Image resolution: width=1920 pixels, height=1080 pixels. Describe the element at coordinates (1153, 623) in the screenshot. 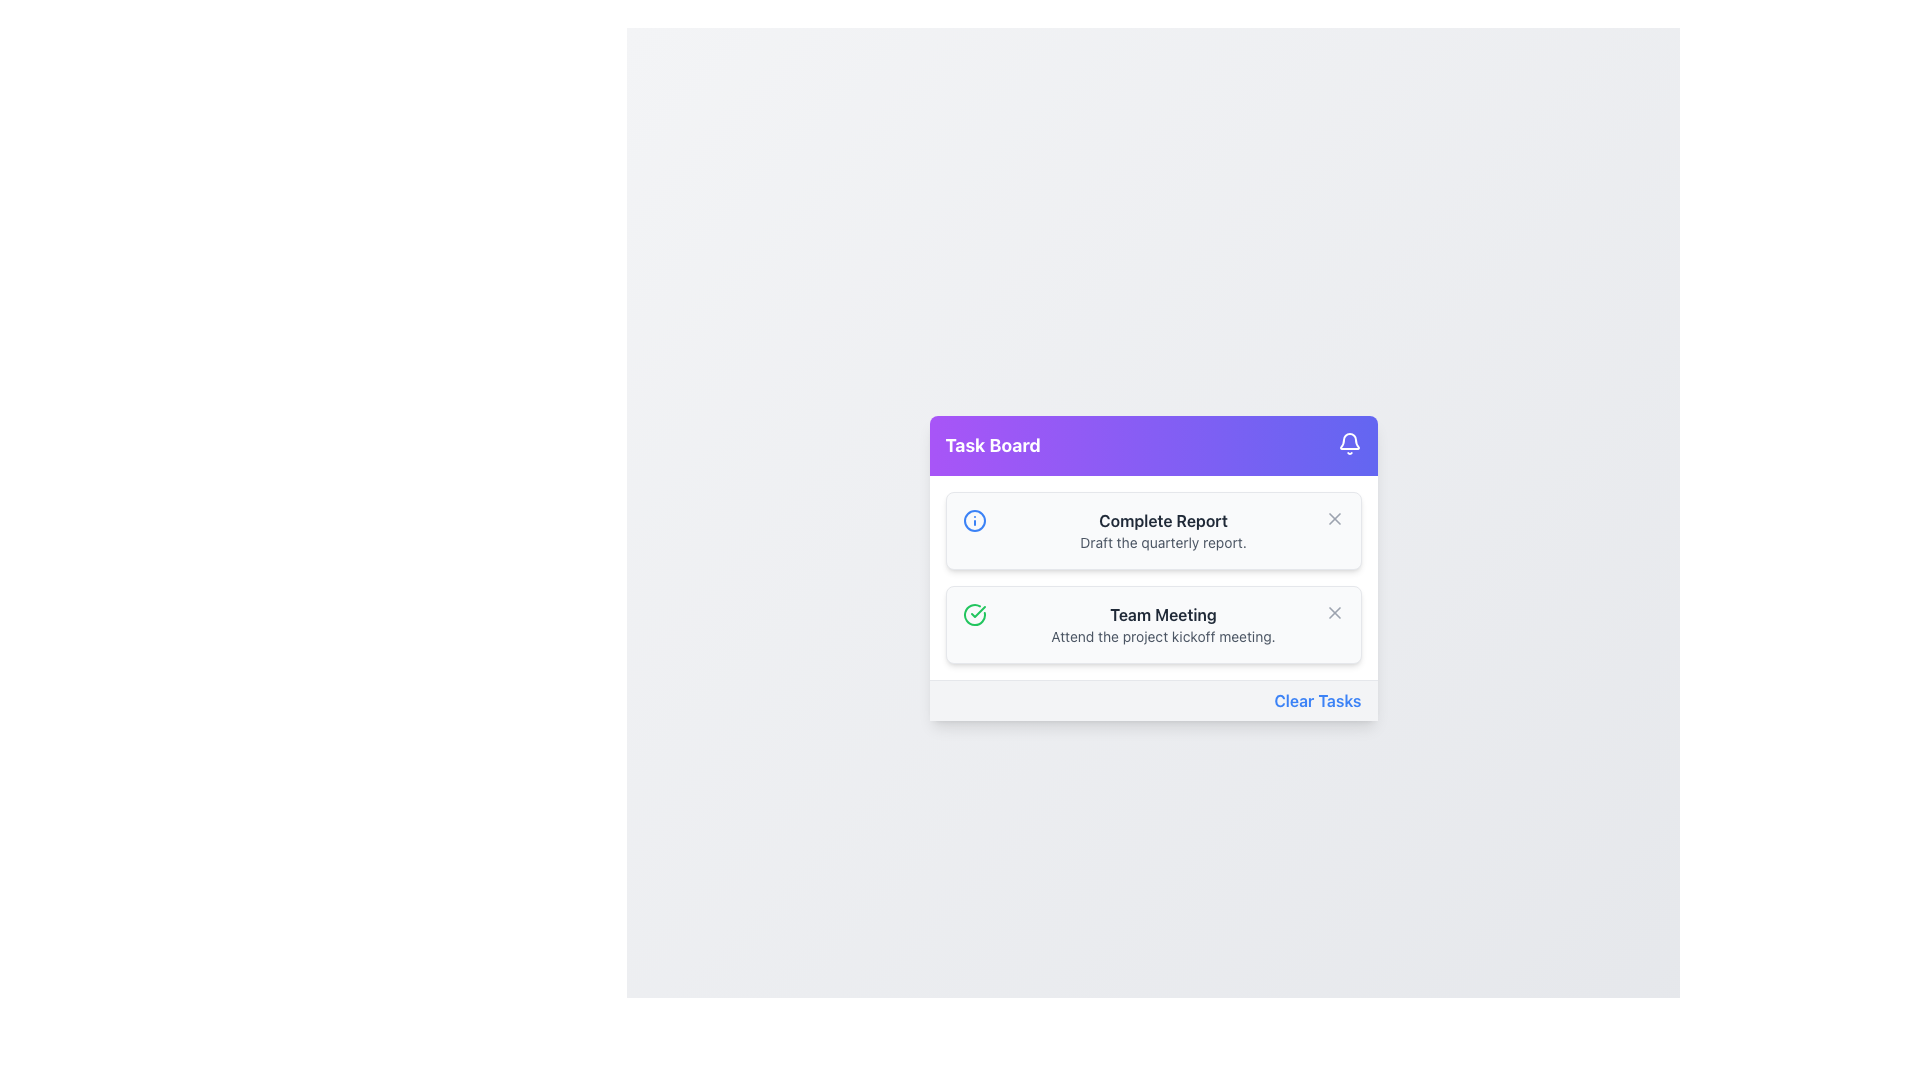

I see `the 'Team Meeting' task card, which is the second item in the Task Board section` at that location.